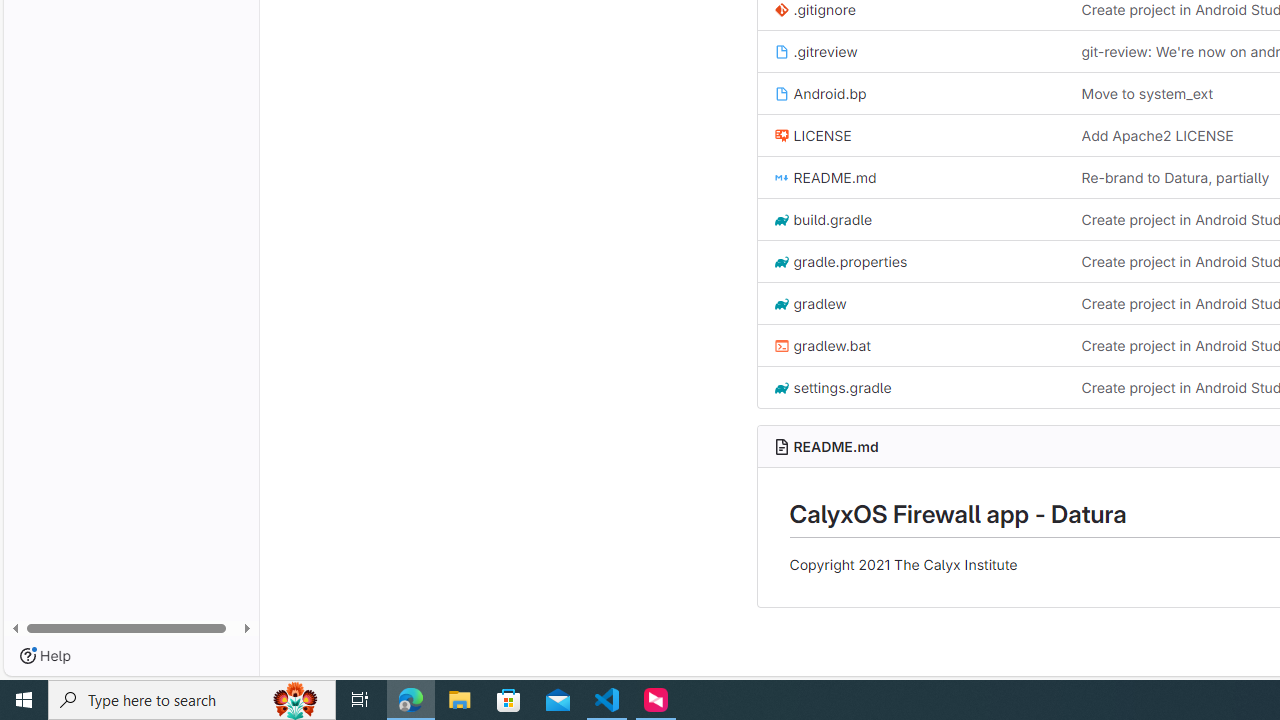 The height and width of the screenshot is (720, 1280). What do you see at coordinates (821, 344) in the screenshot?
I see `'gradlew.bat'` at bounding box center [821, 344].